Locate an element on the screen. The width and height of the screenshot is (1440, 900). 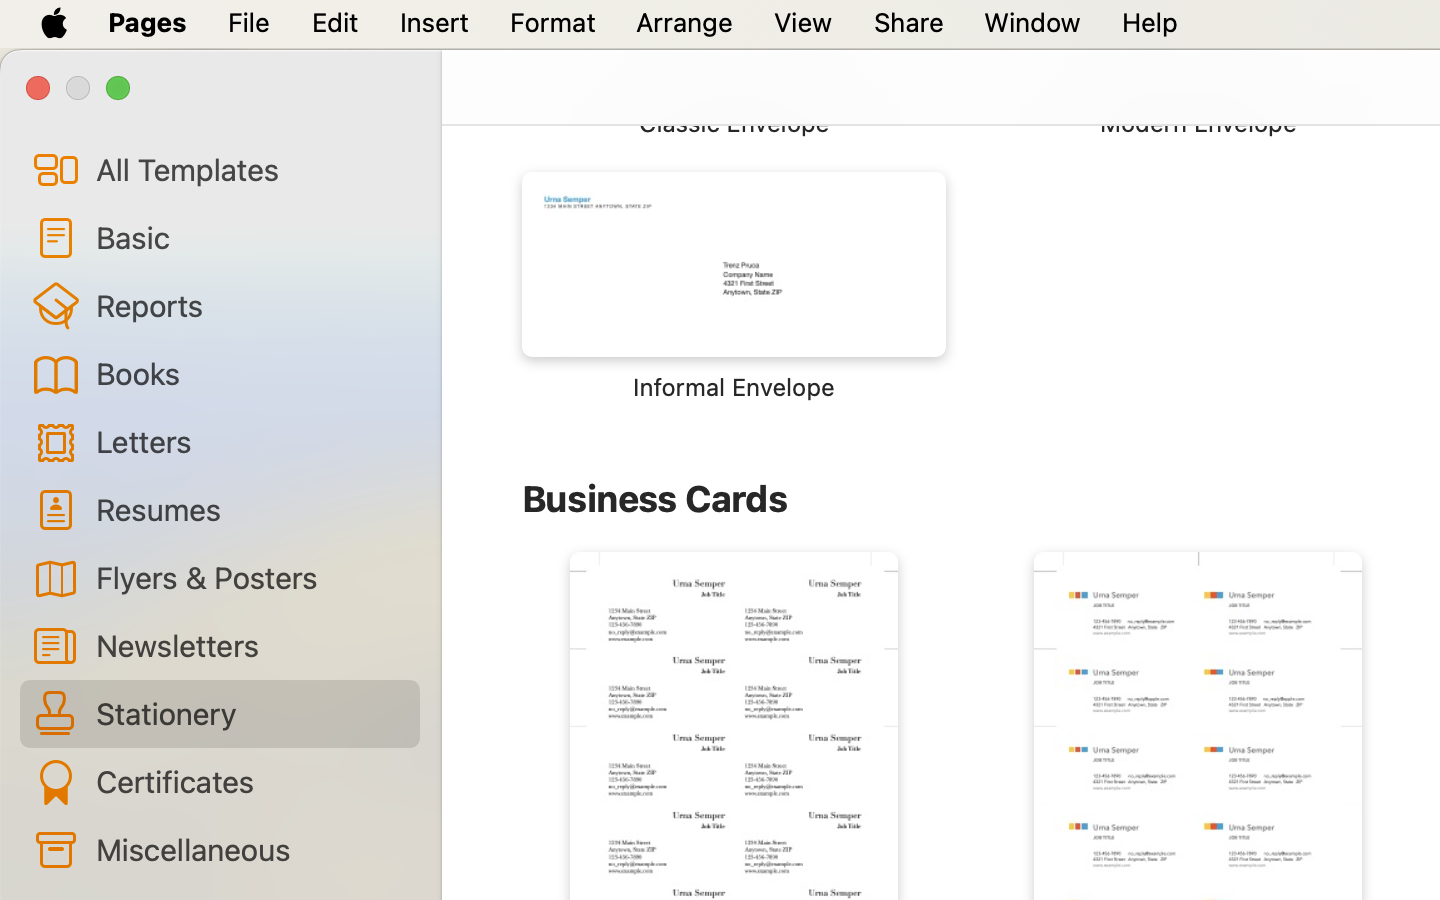
'All Templates' is located at coordinates (248, 169).